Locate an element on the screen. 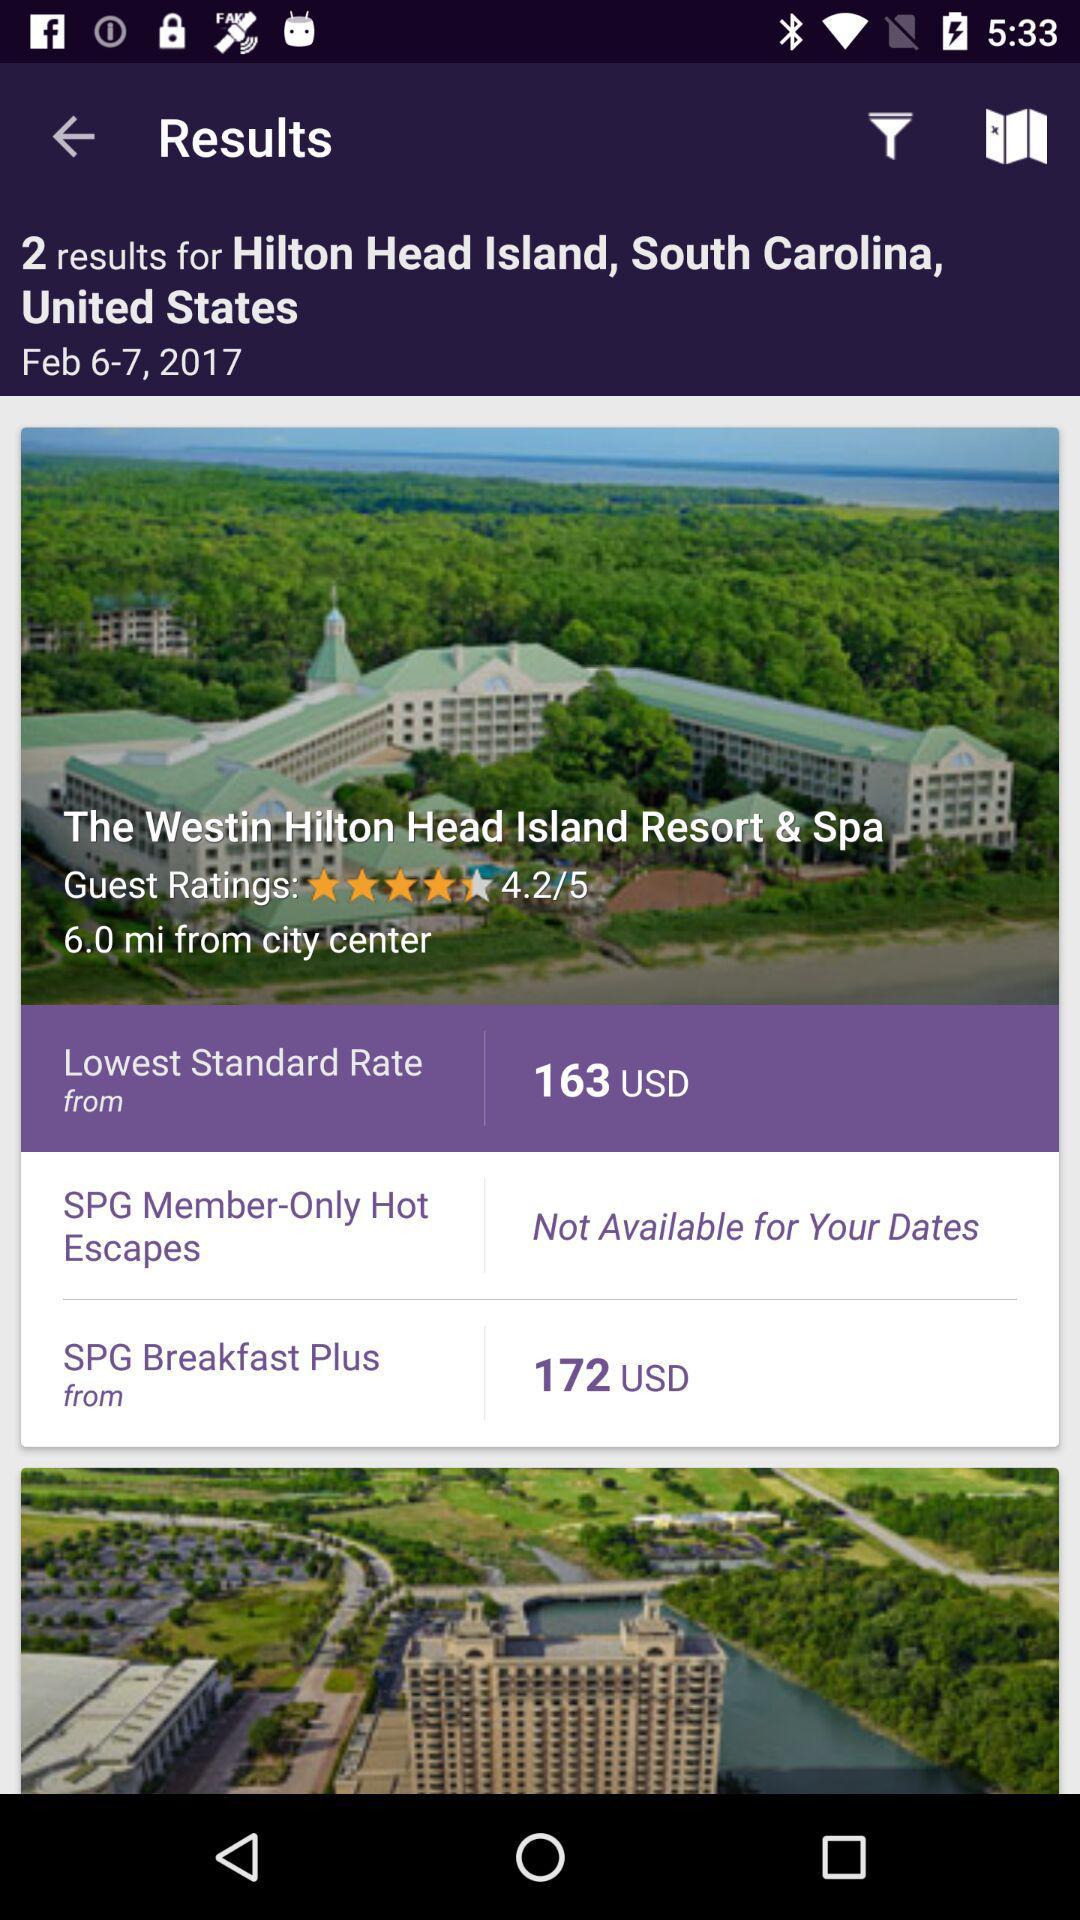  the app to the left of the results item is located at coordinates (72, 135).